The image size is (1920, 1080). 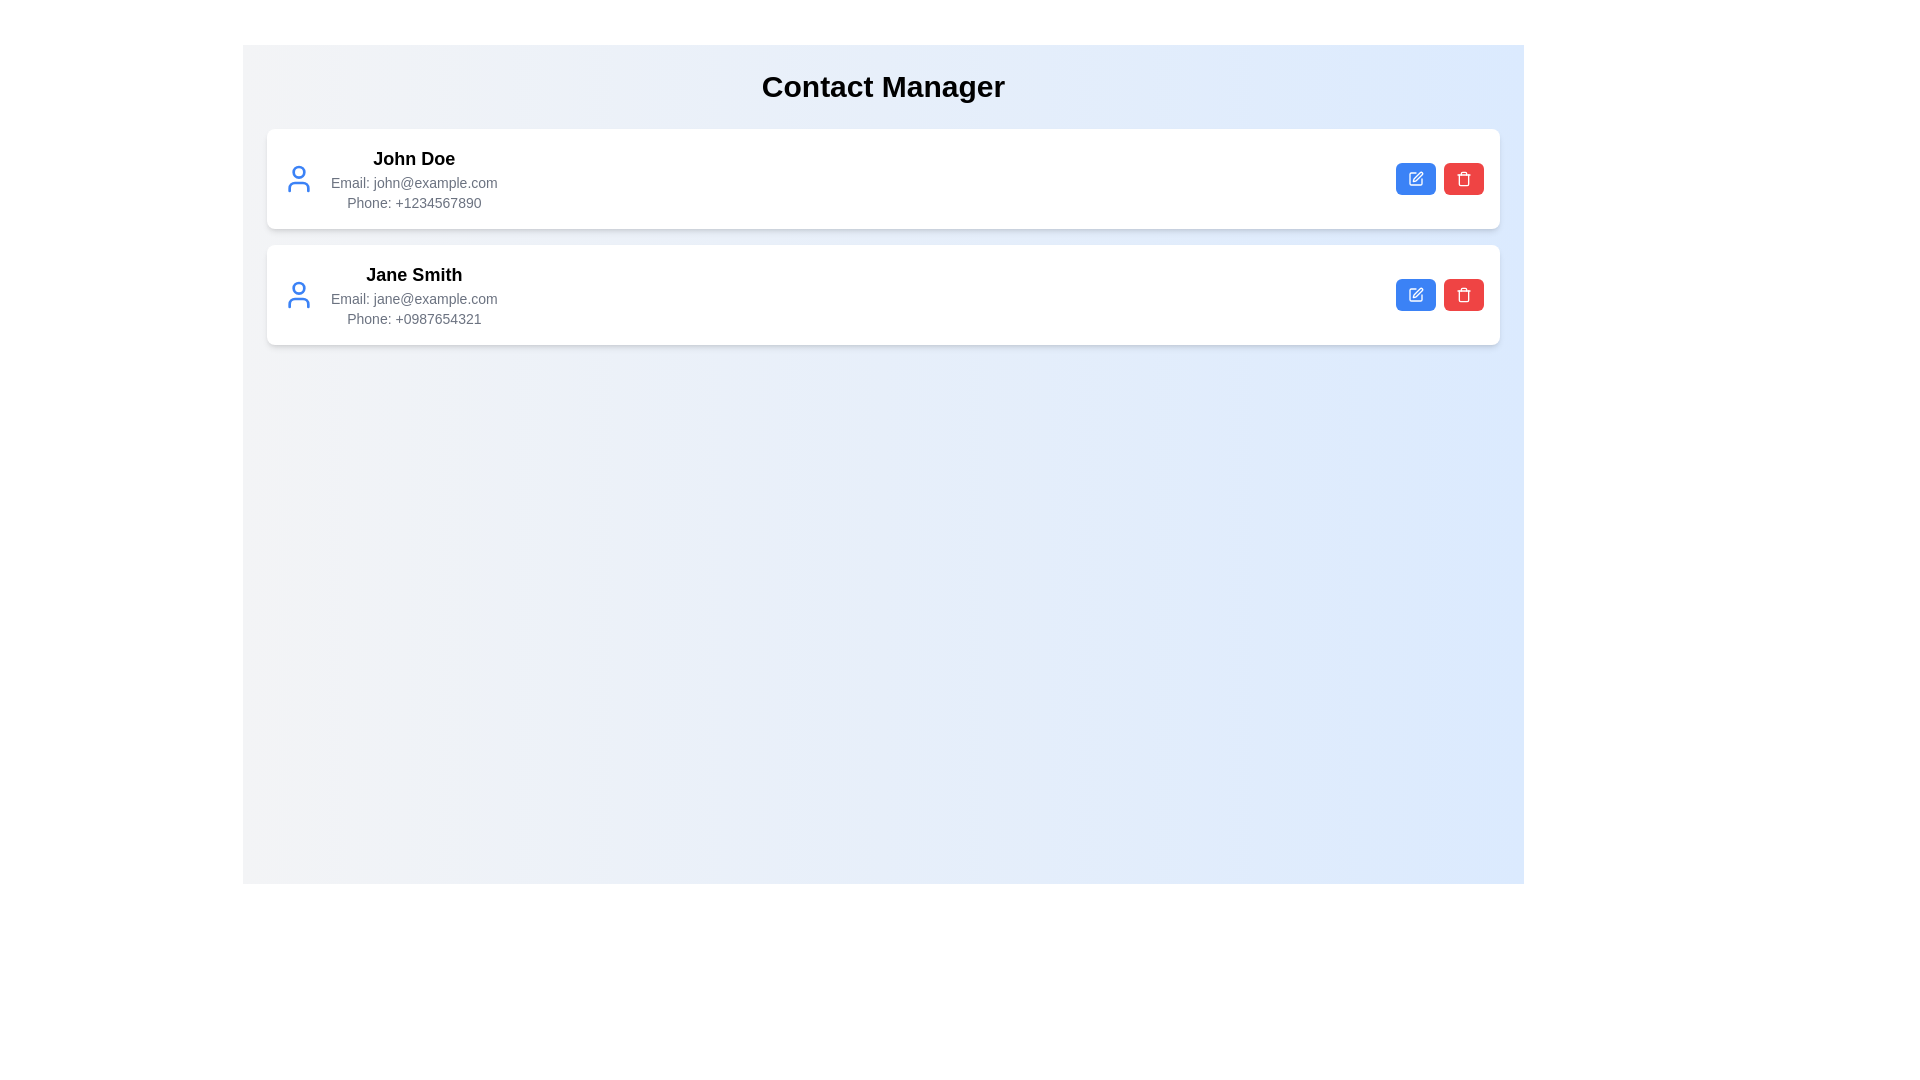 I want to click on the blue edit button with a white pen icon located in the second row of the list, to the left of the red trash button, to observe its hover effect, so click(x=1415, y=294).